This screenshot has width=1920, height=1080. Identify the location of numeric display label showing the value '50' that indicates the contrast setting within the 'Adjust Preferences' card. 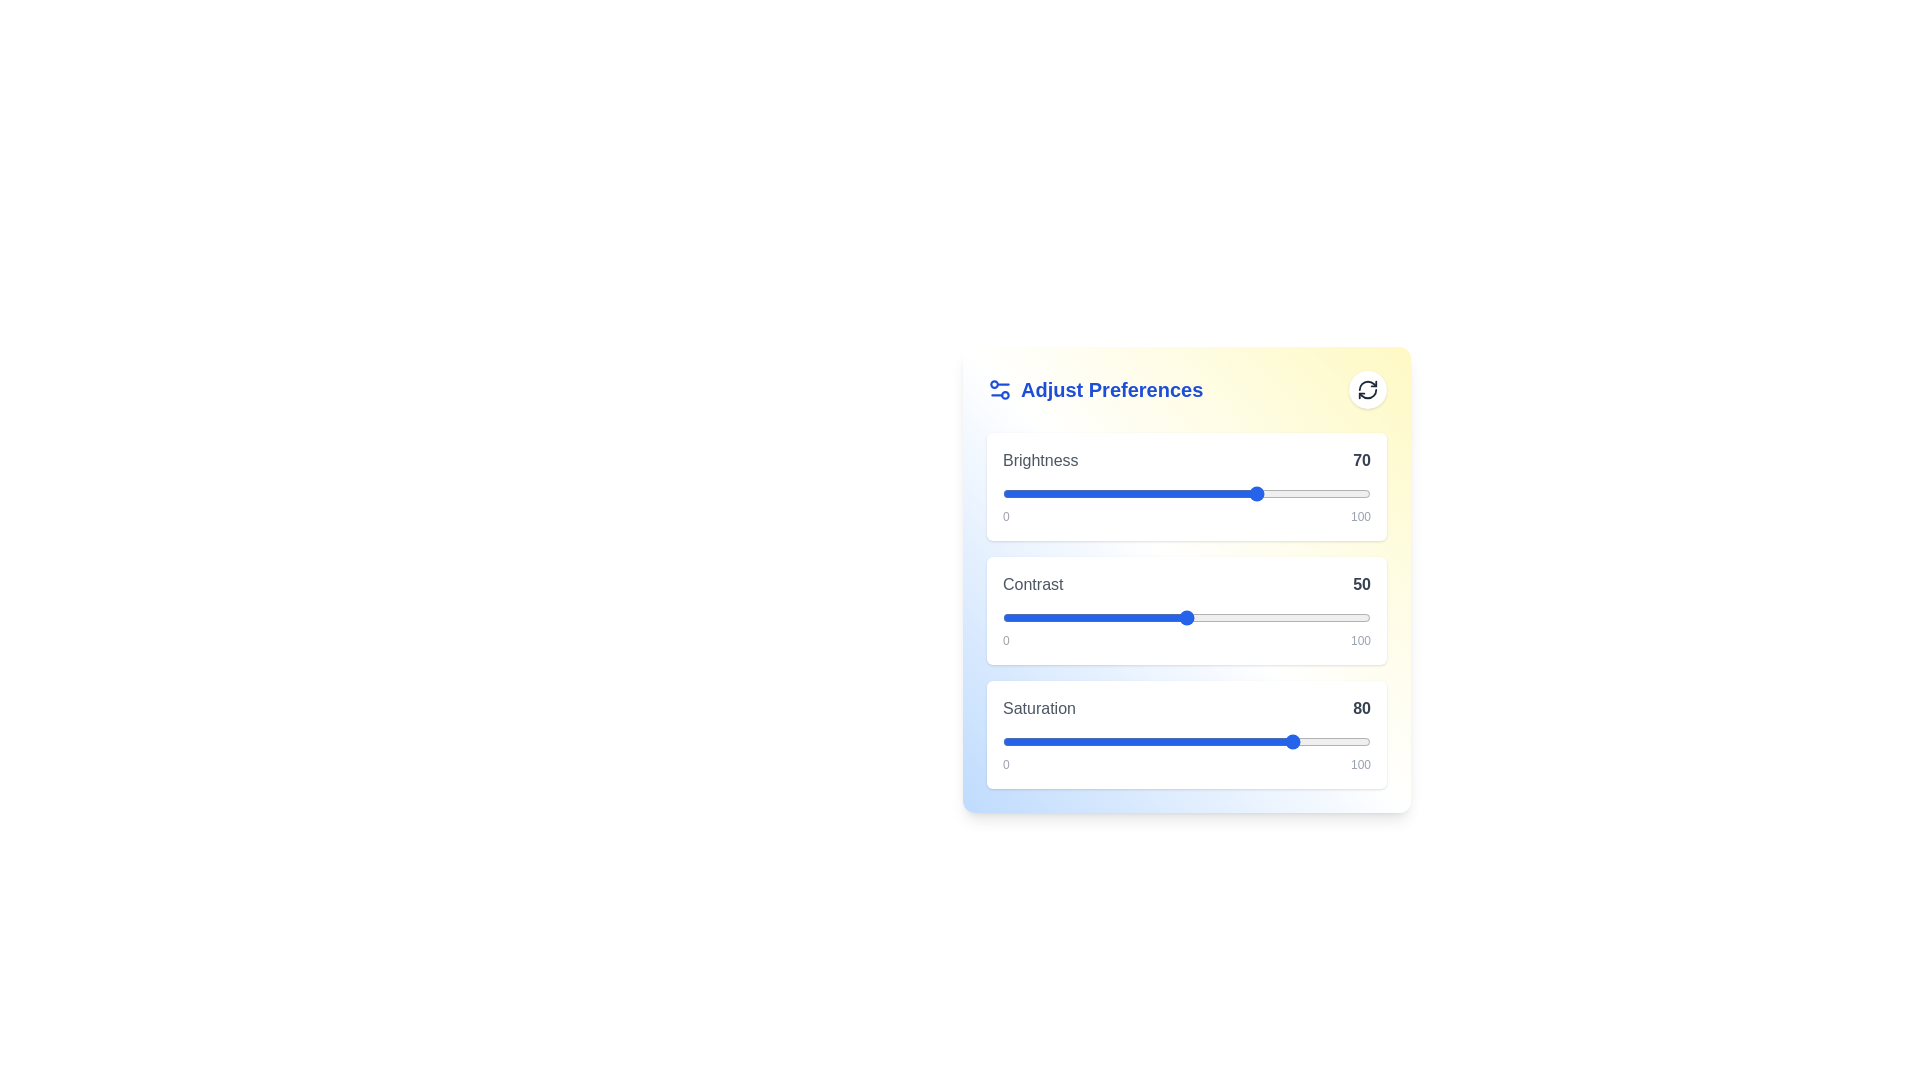
(1361, 585).